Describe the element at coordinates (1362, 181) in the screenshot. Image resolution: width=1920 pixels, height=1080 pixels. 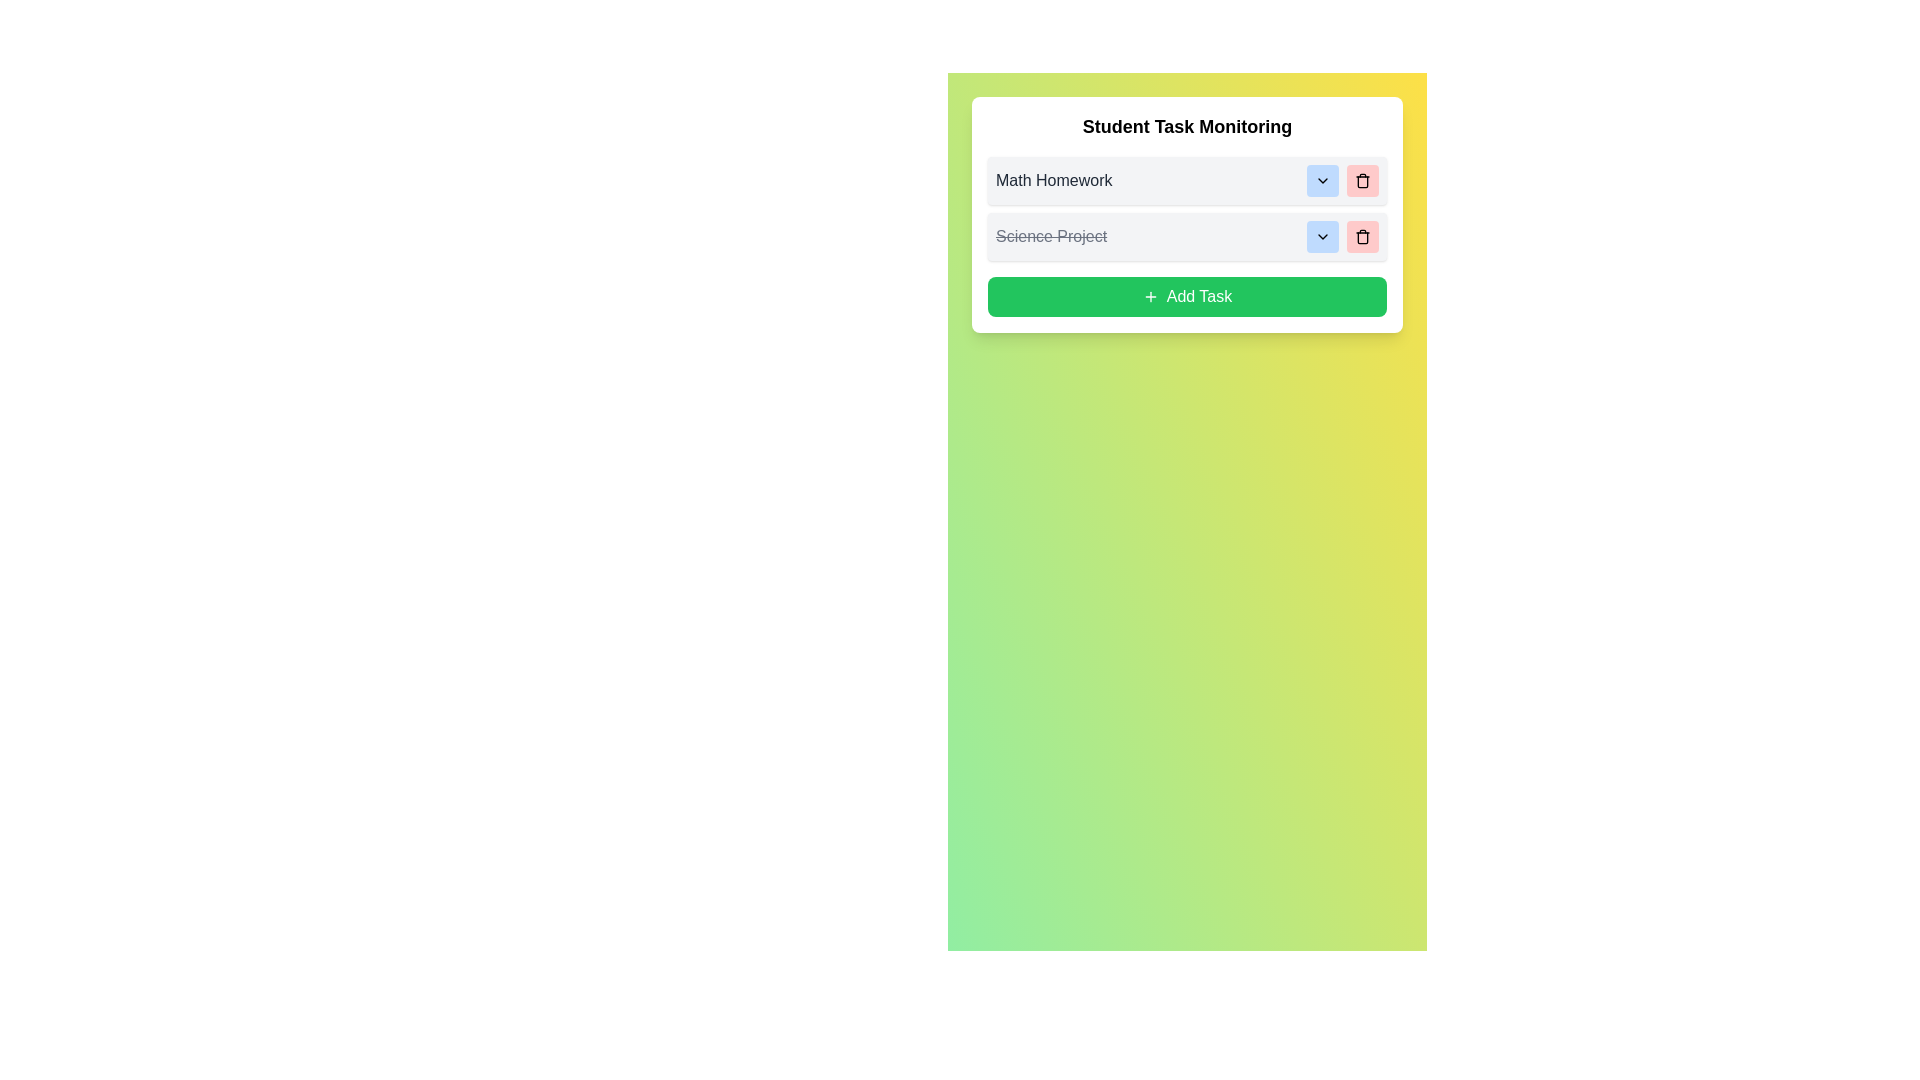
I see `the rectangular button with rounded corners featuring a black trash bin icon on a soft red background, located in the top-right corner of the 'Math Homework' row, to observe the hover effect` at that location.